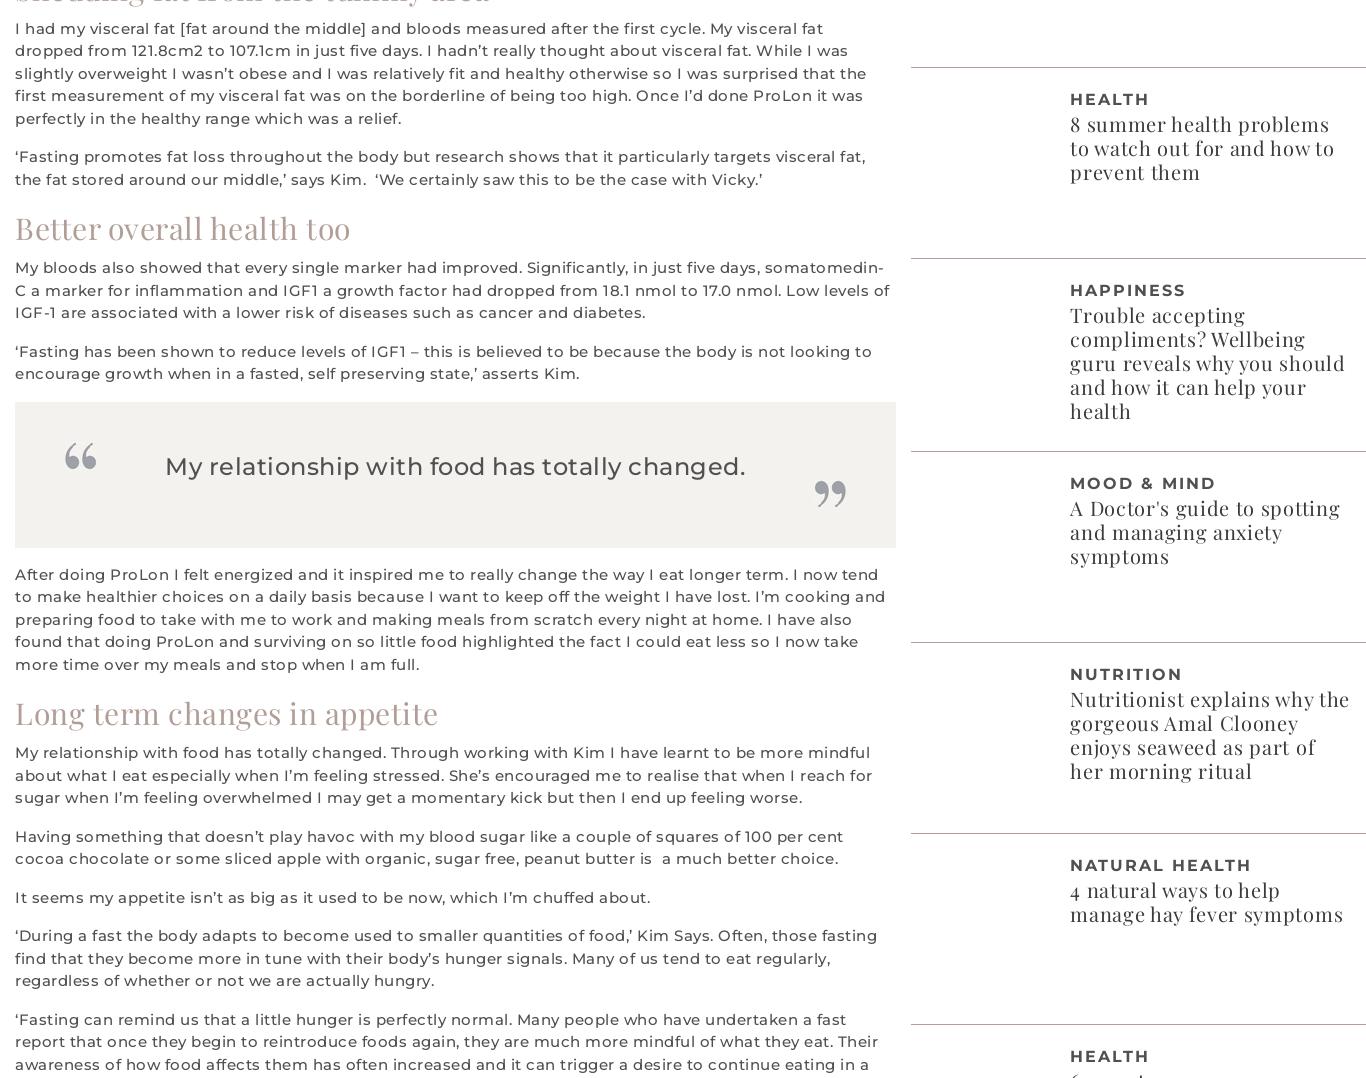  What do you see at coordinates (1209, 733) in the screenshot?
I see `'Nutritionist explains why the gorgeous Amal Clooney enjoys seaweed as part of her morning ritual'` at bounding box center [1209, 733].